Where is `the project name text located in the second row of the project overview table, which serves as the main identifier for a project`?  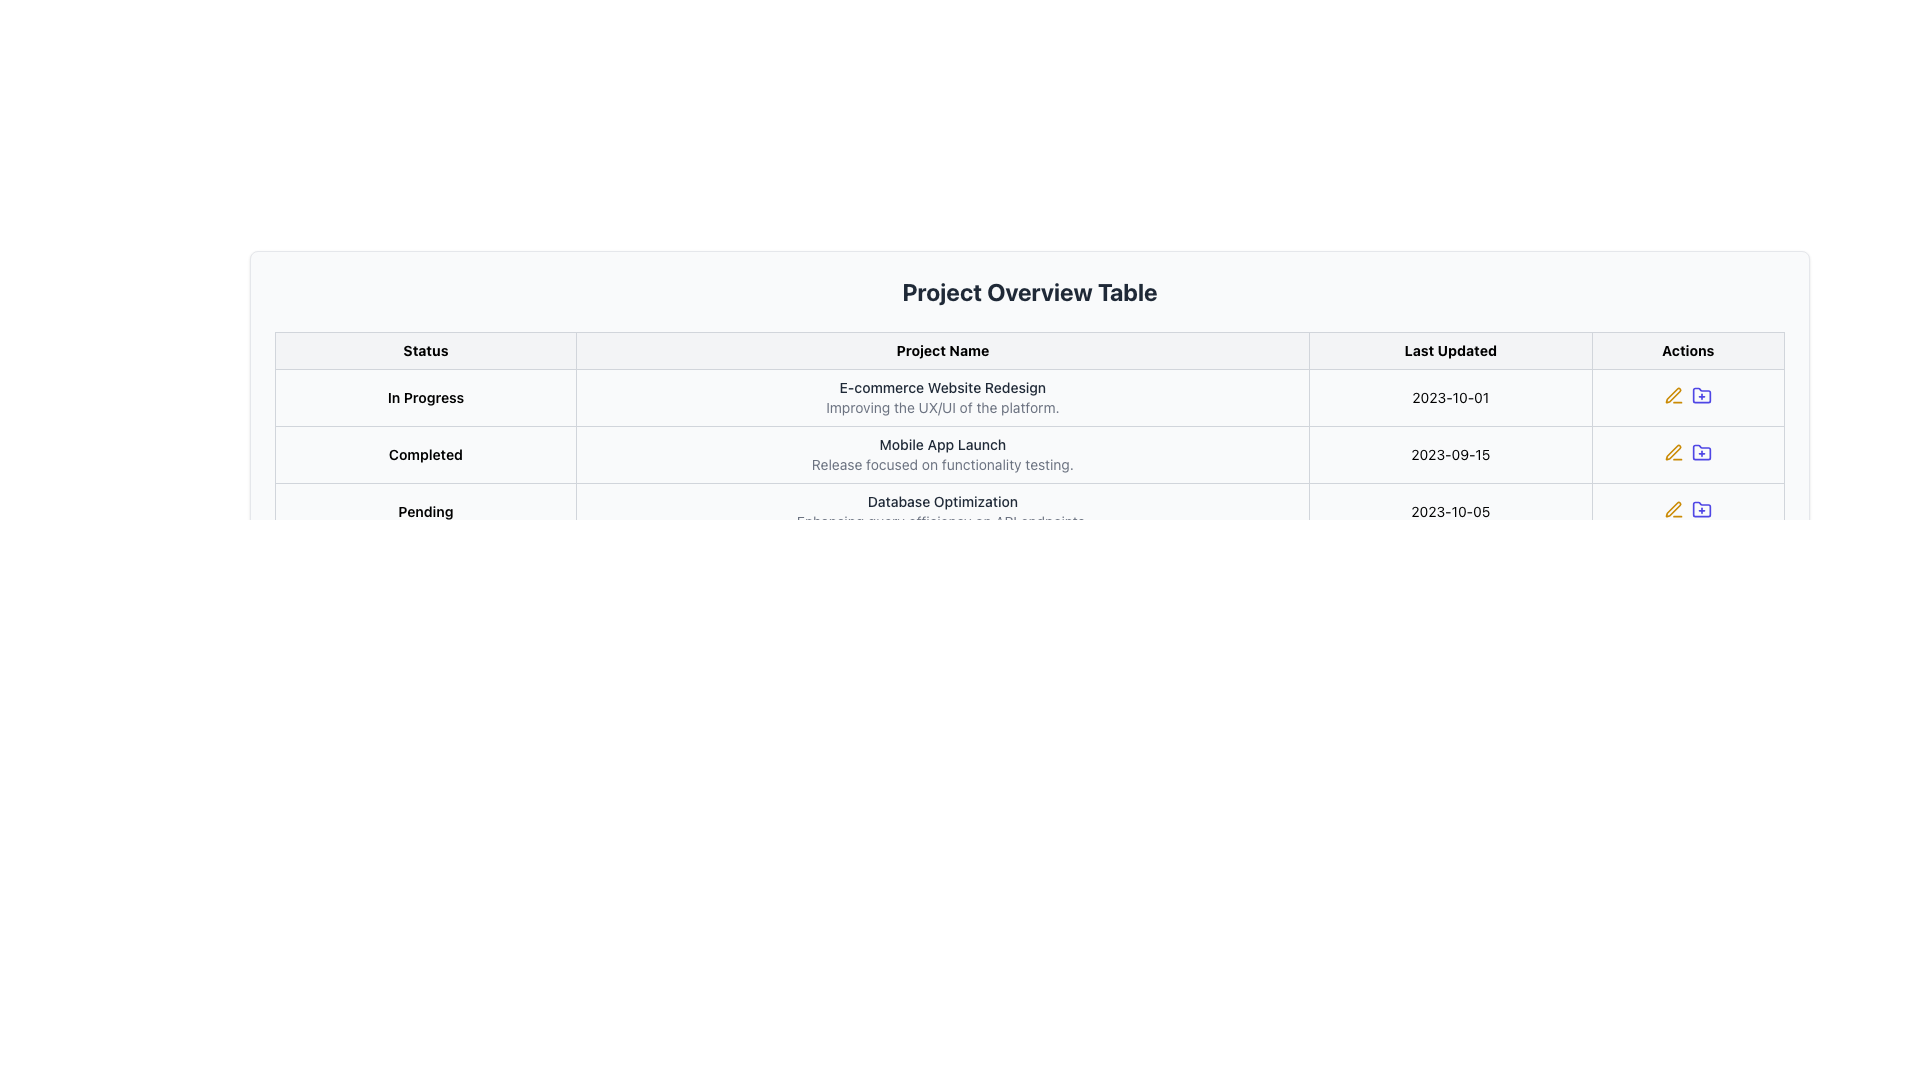 the project name text located in the second row of the project overview table, which serves as the main identifier for a project is located at coordinates (941, 388).